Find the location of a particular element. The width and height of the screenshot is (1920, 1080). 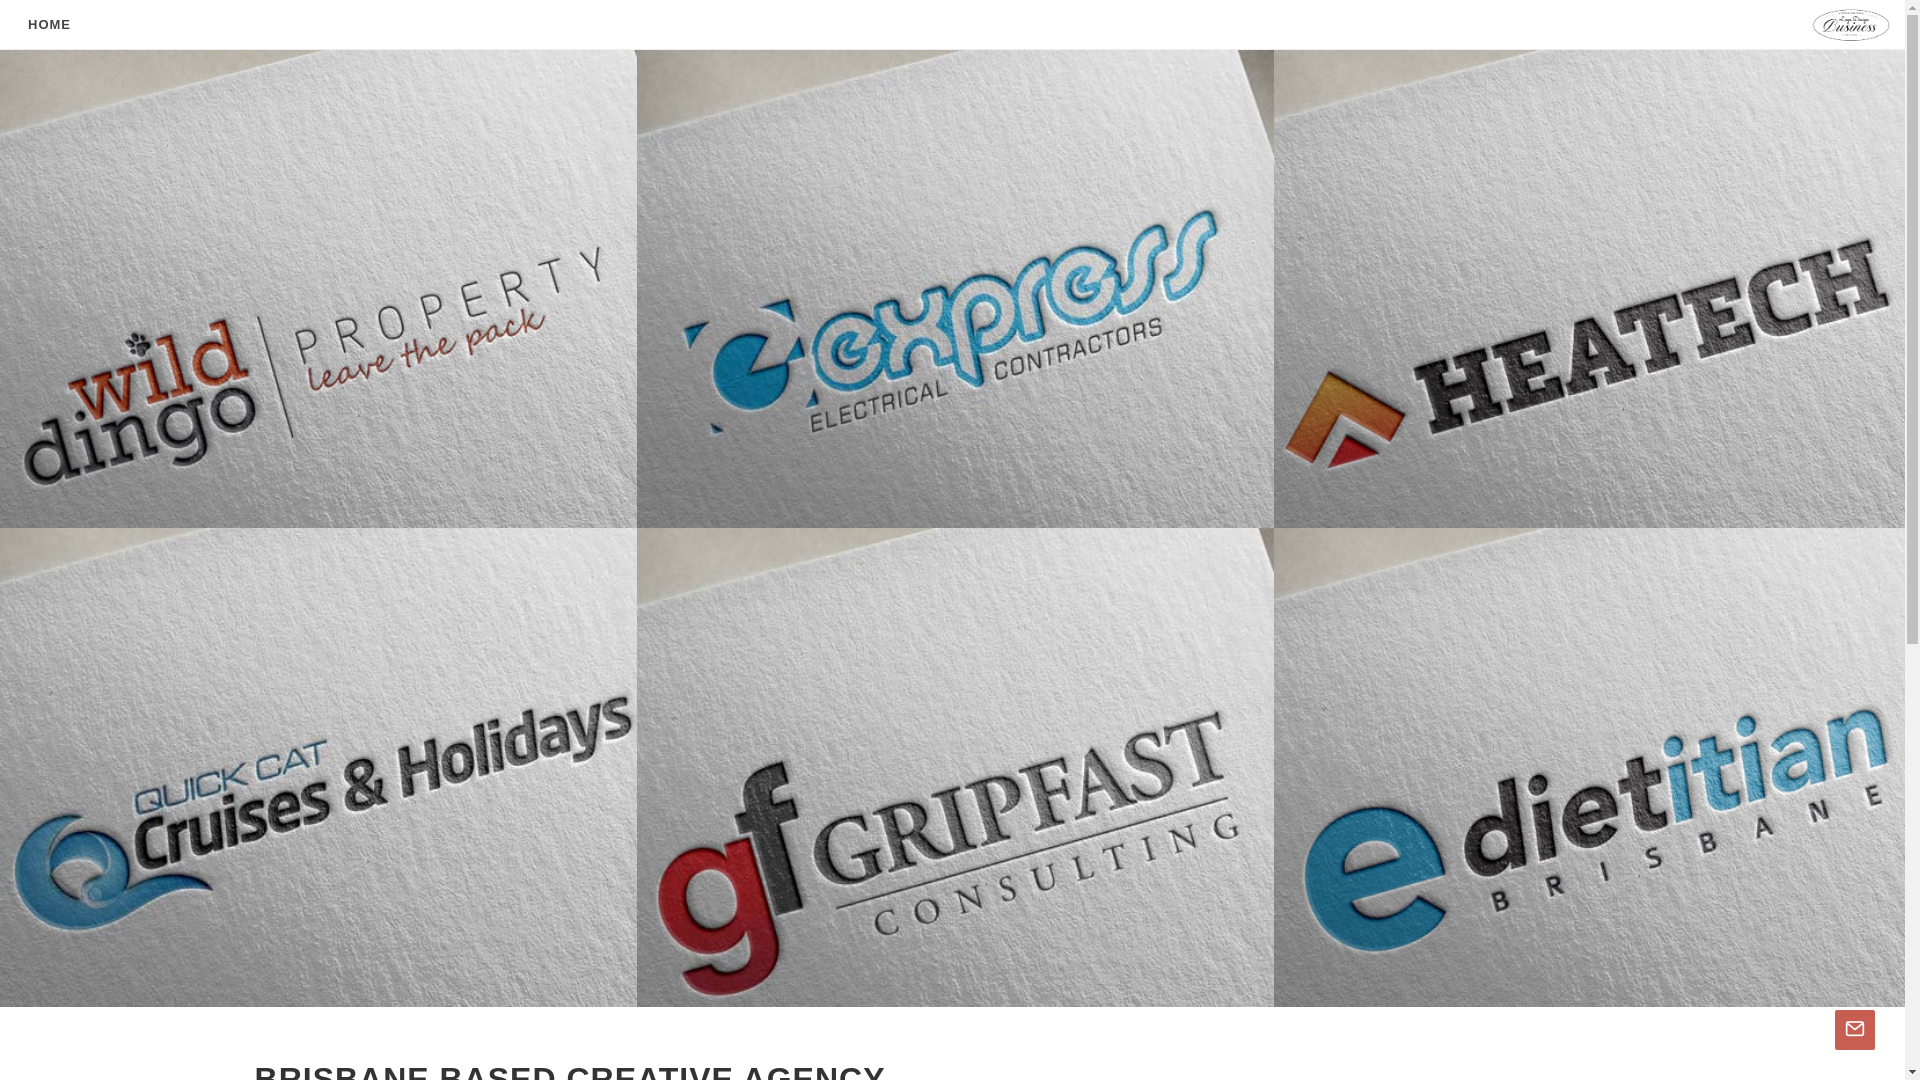

'HOME' is located at coordinates (49, 24).